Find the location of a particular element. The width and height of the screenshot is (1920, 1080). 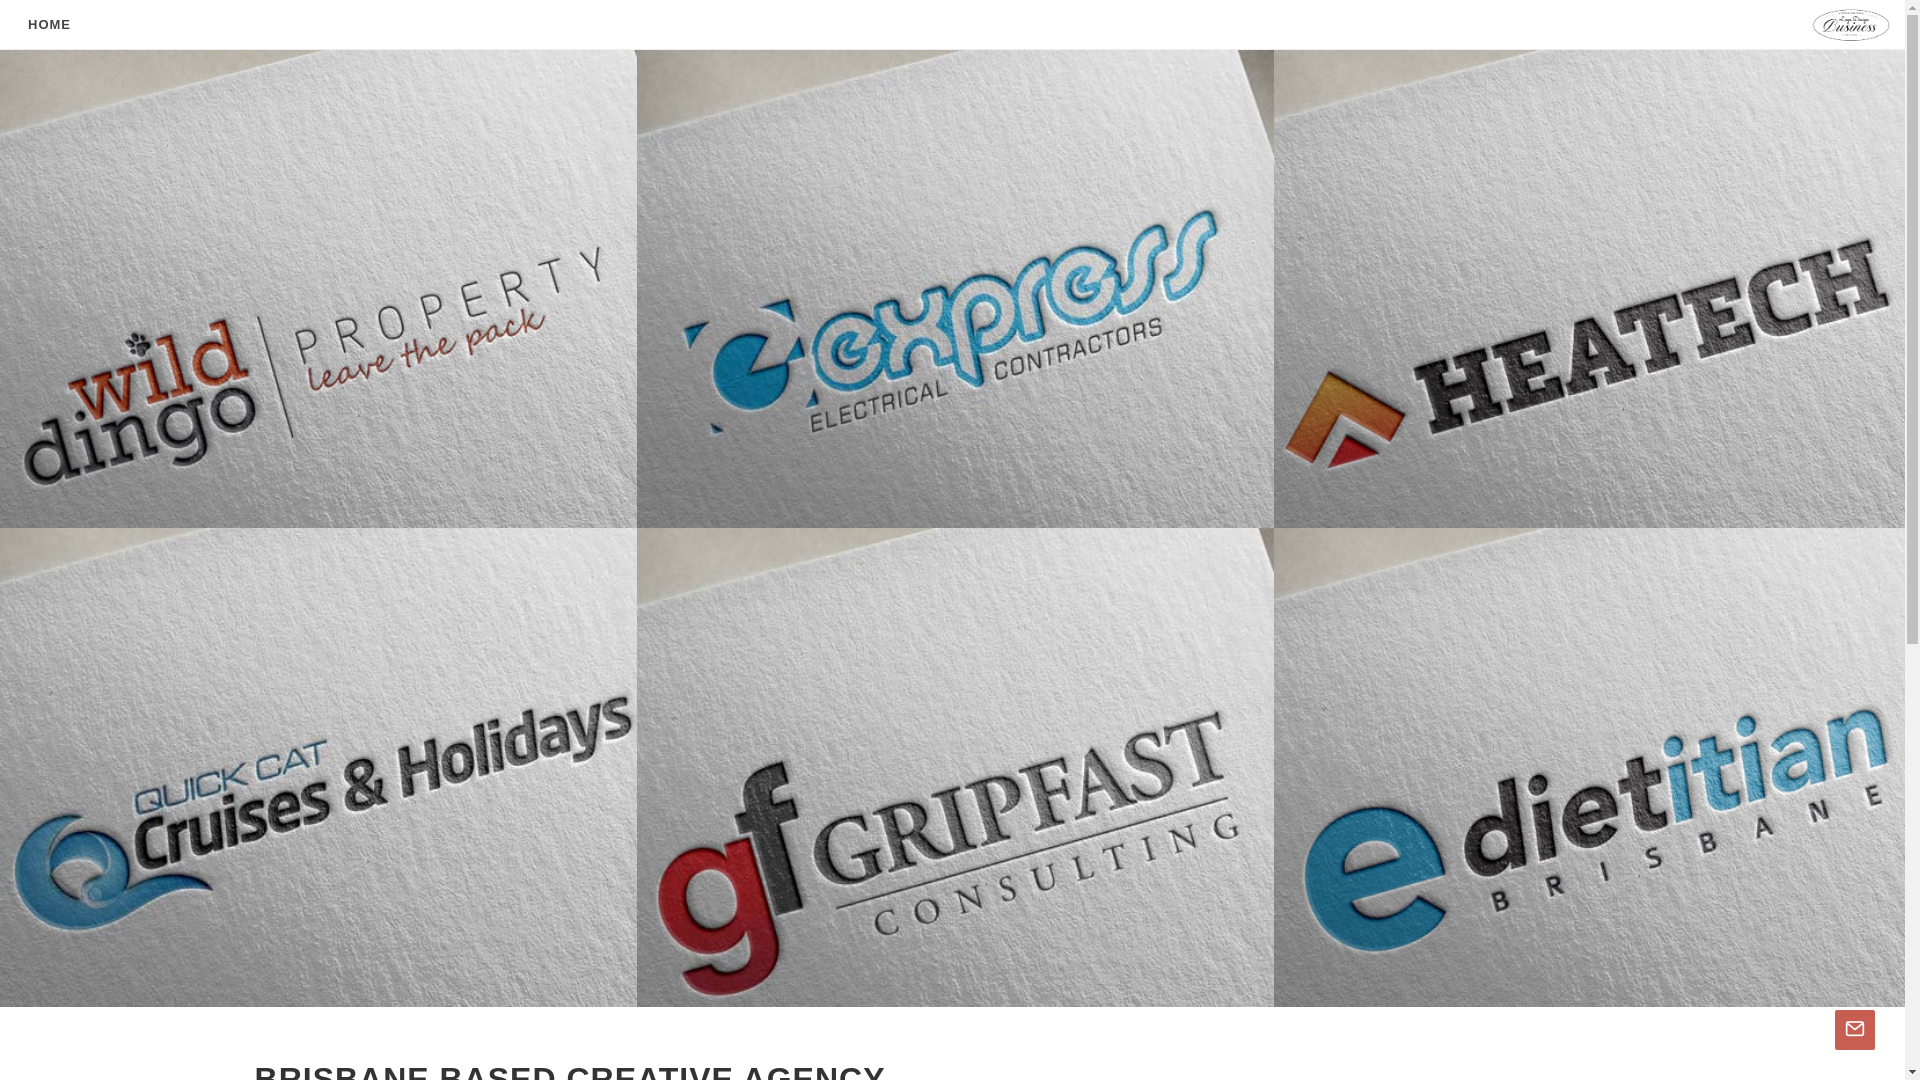

'HOME' is located at coordinates (49, 24).